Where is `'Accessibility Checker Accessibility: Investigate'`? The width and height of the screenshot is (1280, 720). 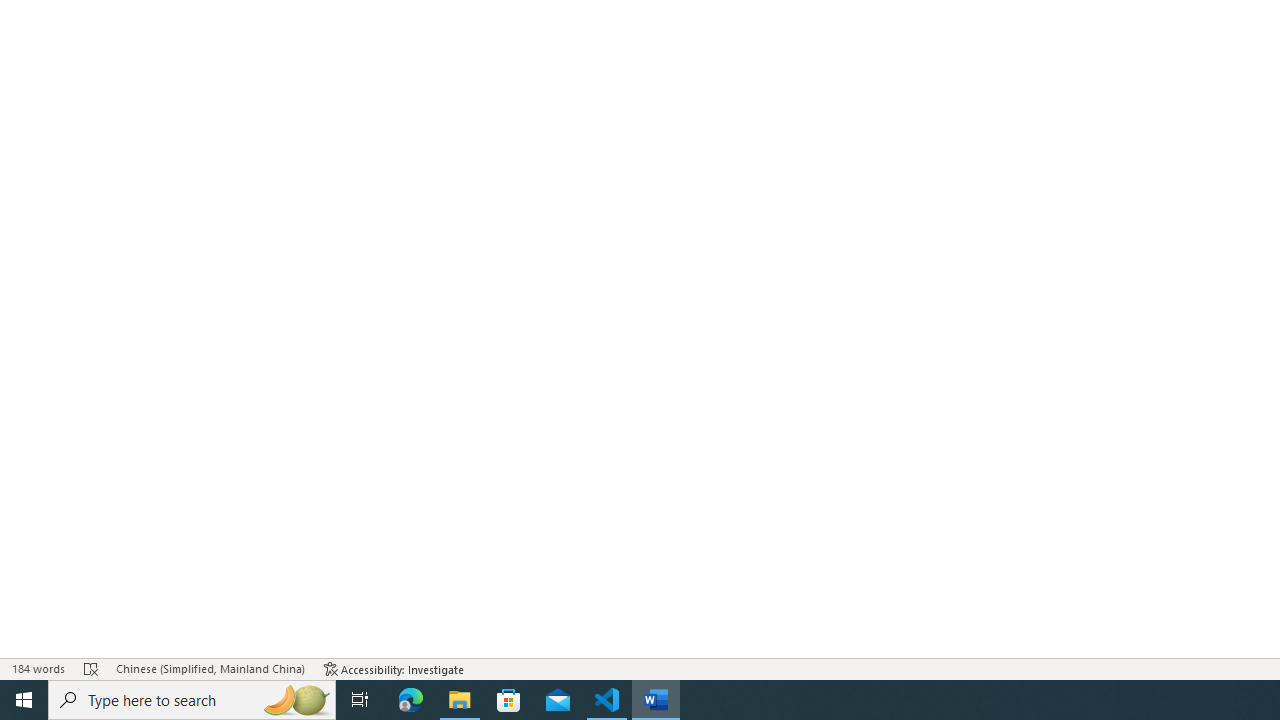 'Accessibility Checker Accessibility: Investigate' is located at coordinates (394, 669).